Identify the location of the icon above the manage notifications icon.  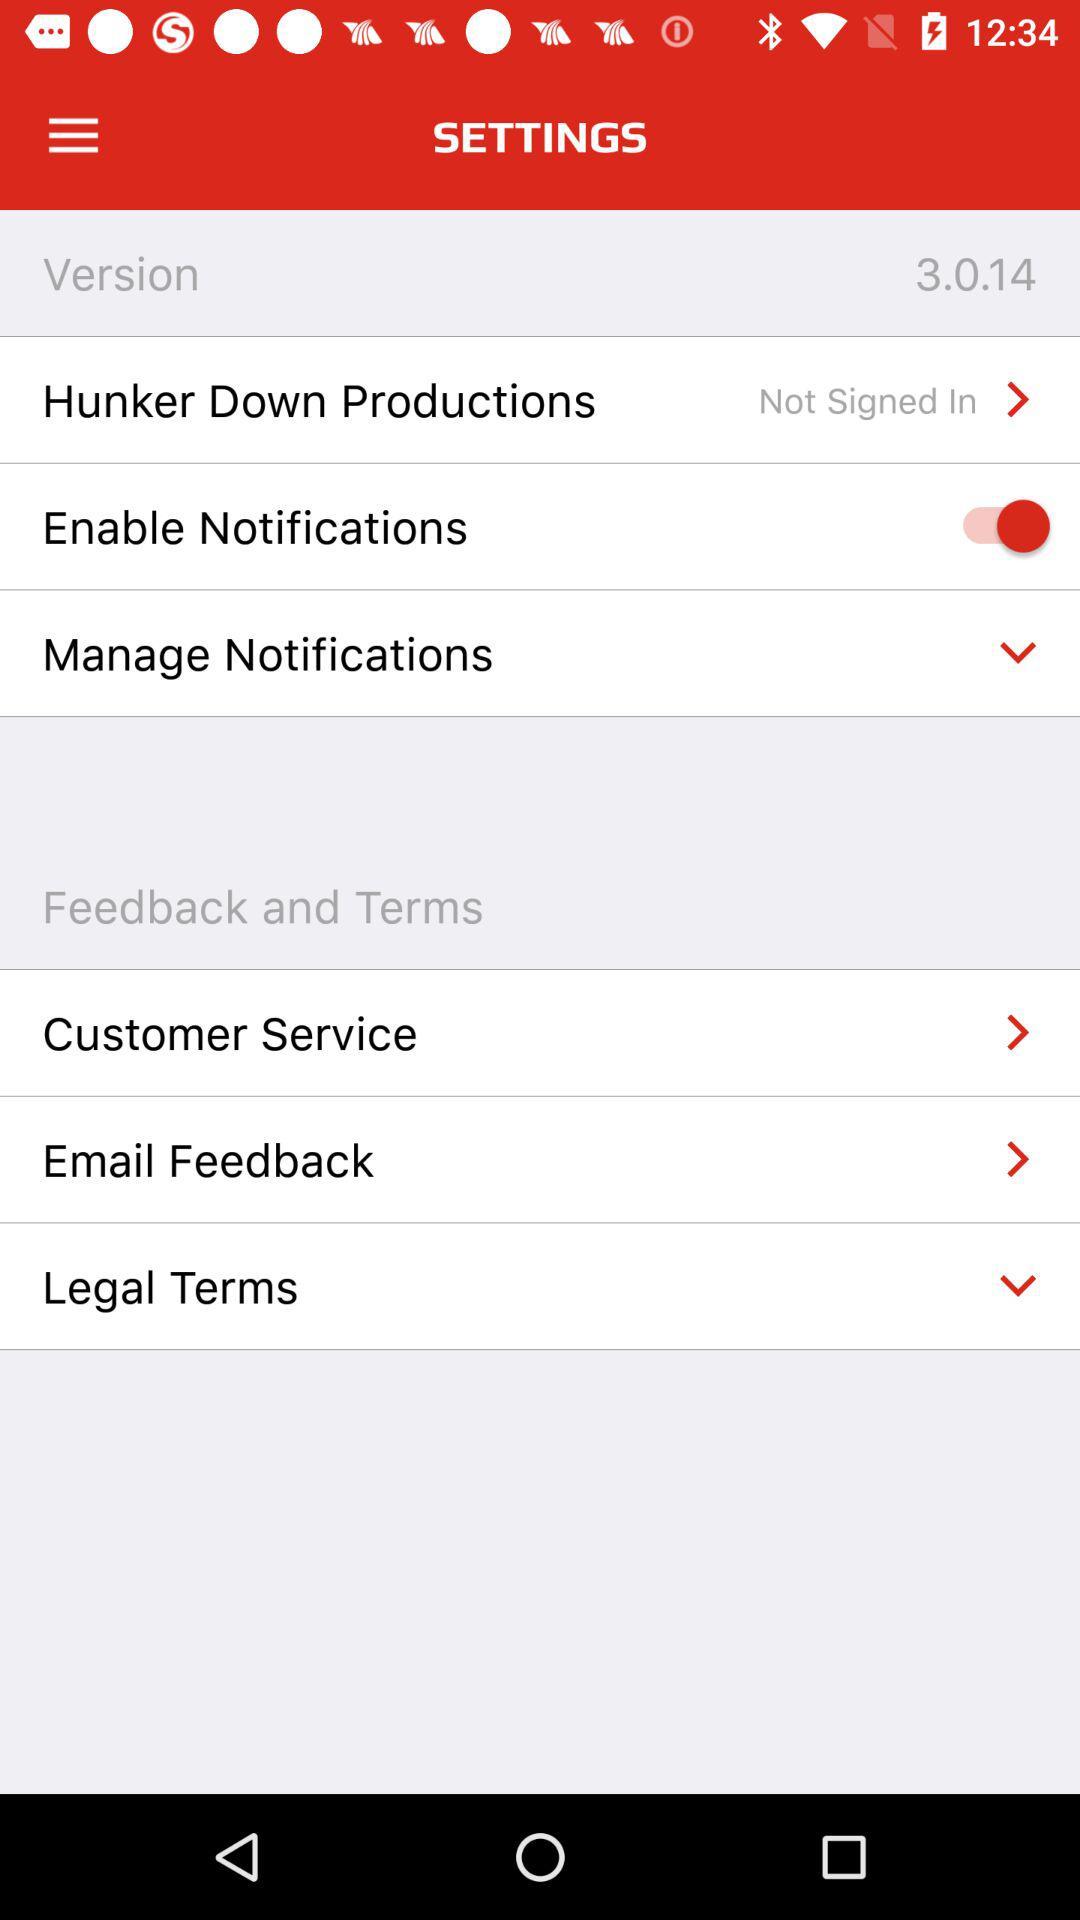
(996, 526).